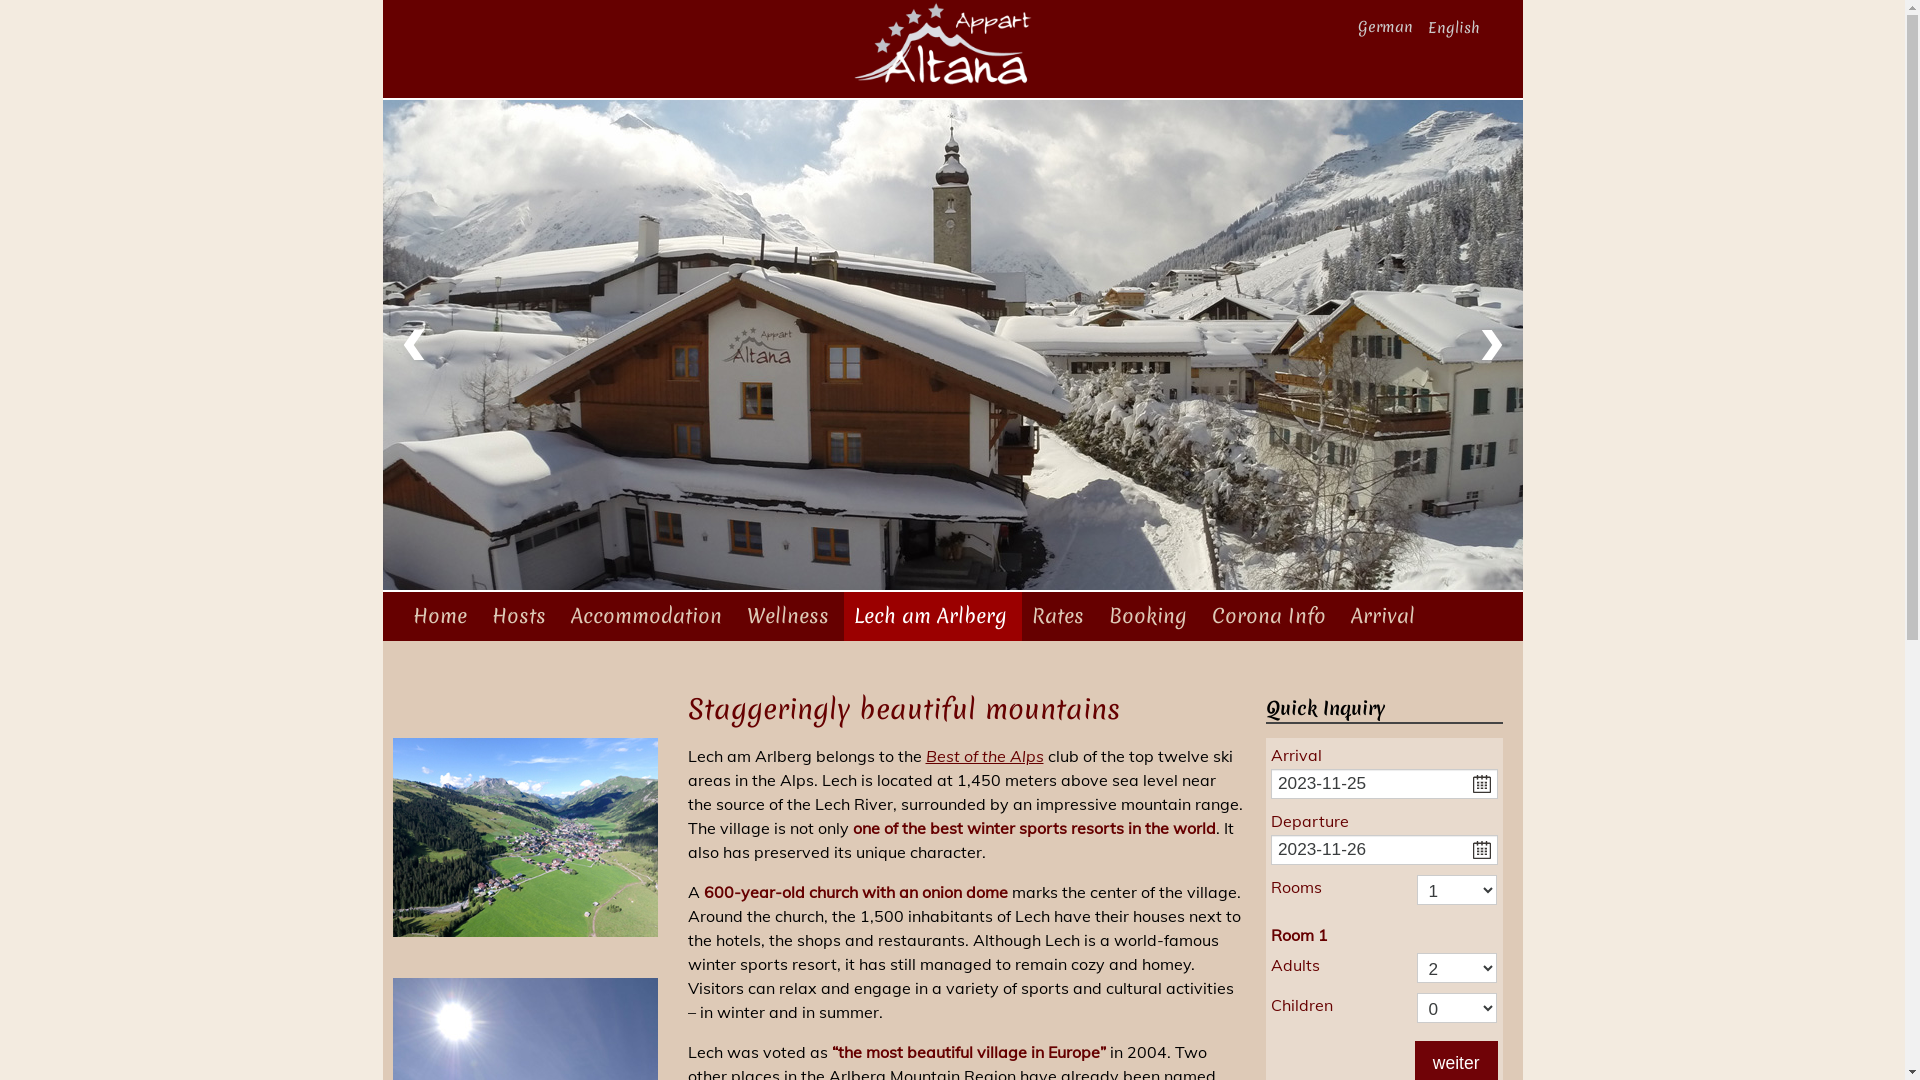 The width and height of the screenshot is (1920, 1080). What do you see at coordinates (788, 615) in the screenshot?
I see `'Wellness'` at bounding box center [788, 615].